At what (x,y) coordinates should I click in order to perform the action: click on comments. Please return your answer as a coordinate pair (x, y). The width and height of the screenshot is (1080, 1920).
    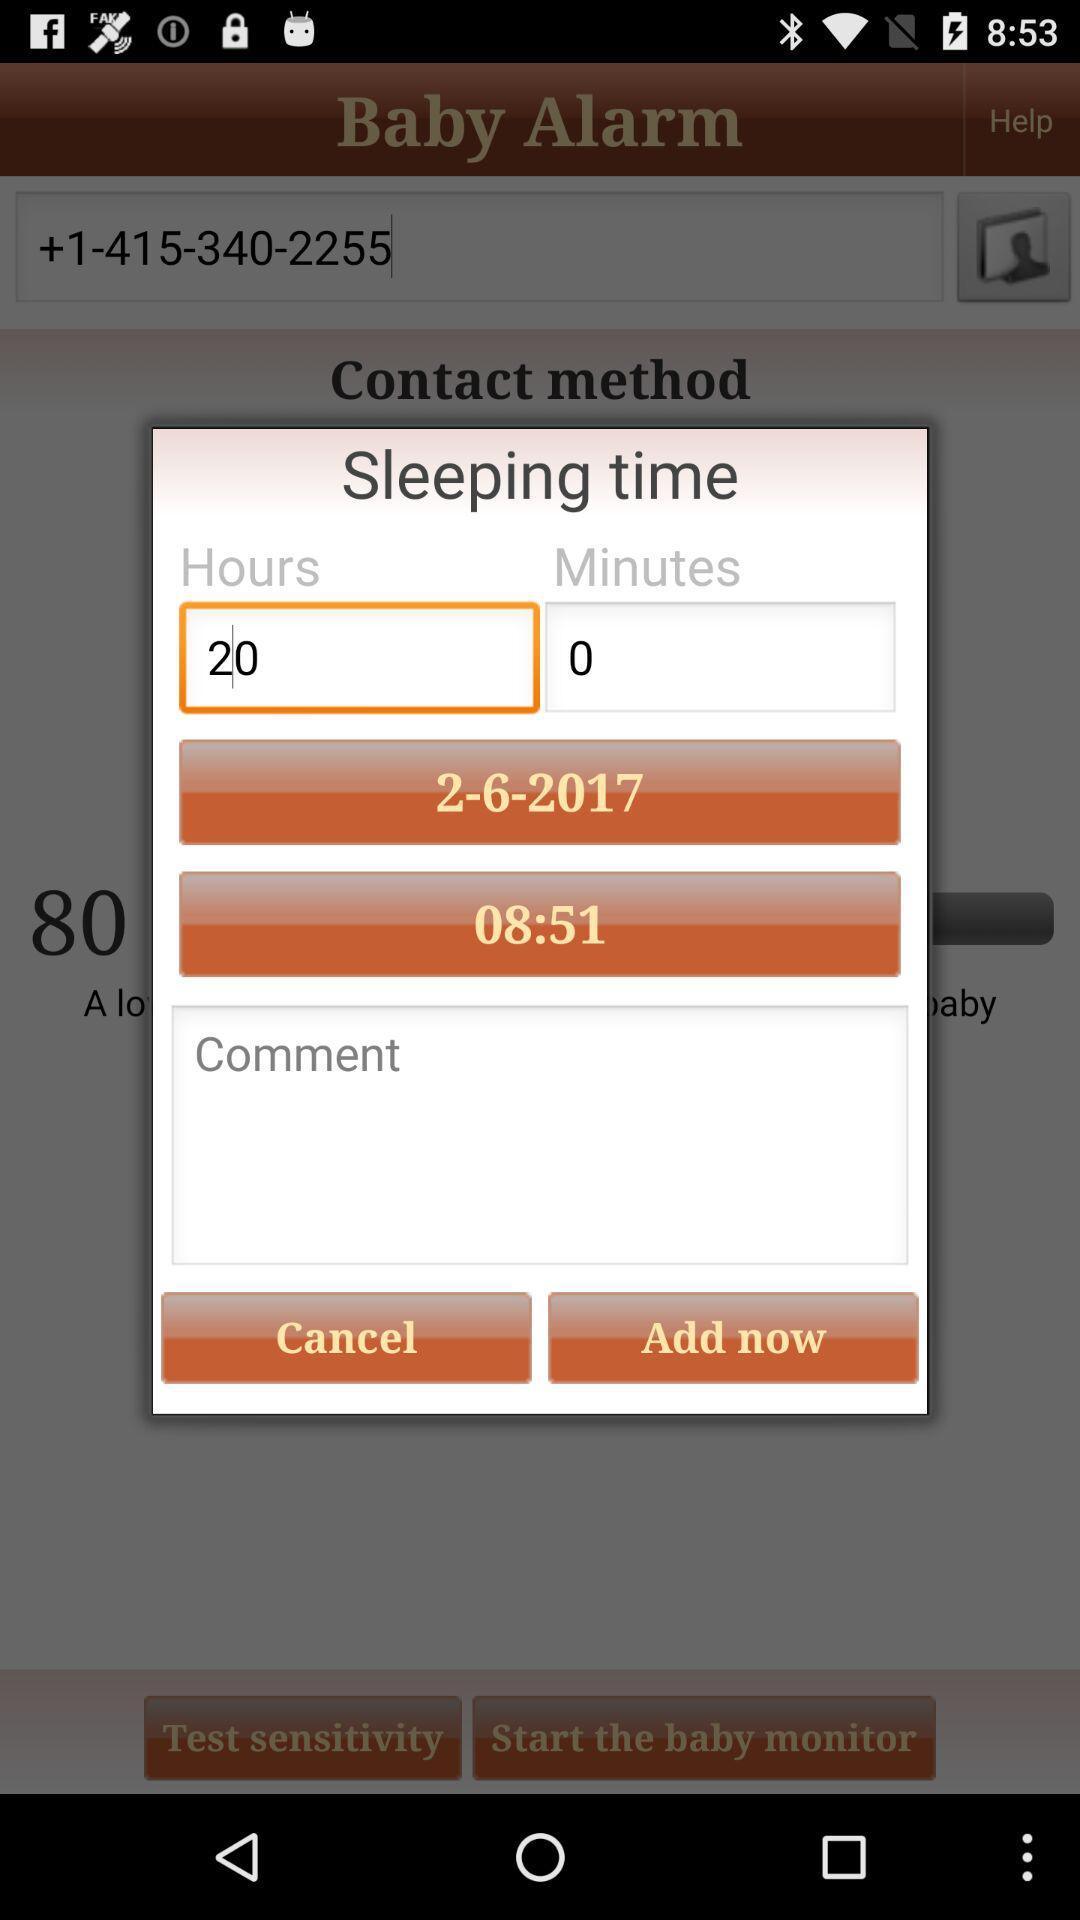
    Looking at the image, I should click on (540, 1141).